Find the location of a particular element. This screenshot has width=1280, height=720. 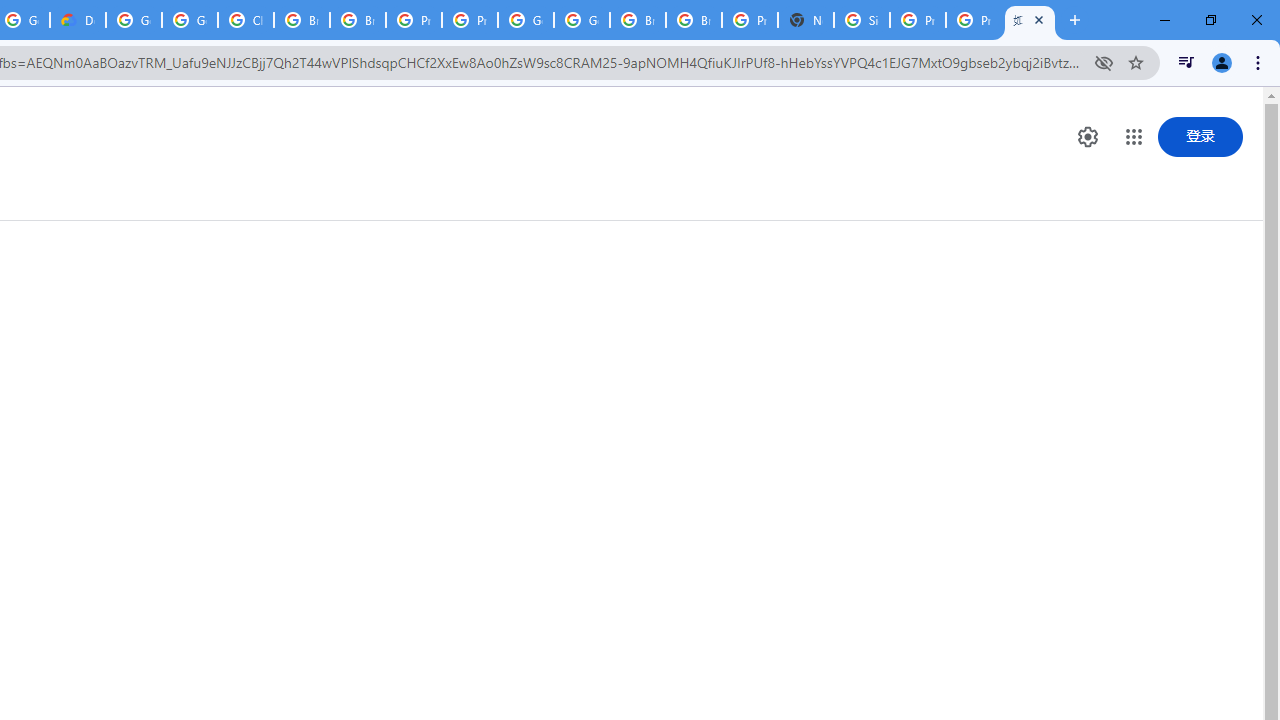

'Google Cloud Platform' is located at coordinates (526, 20).